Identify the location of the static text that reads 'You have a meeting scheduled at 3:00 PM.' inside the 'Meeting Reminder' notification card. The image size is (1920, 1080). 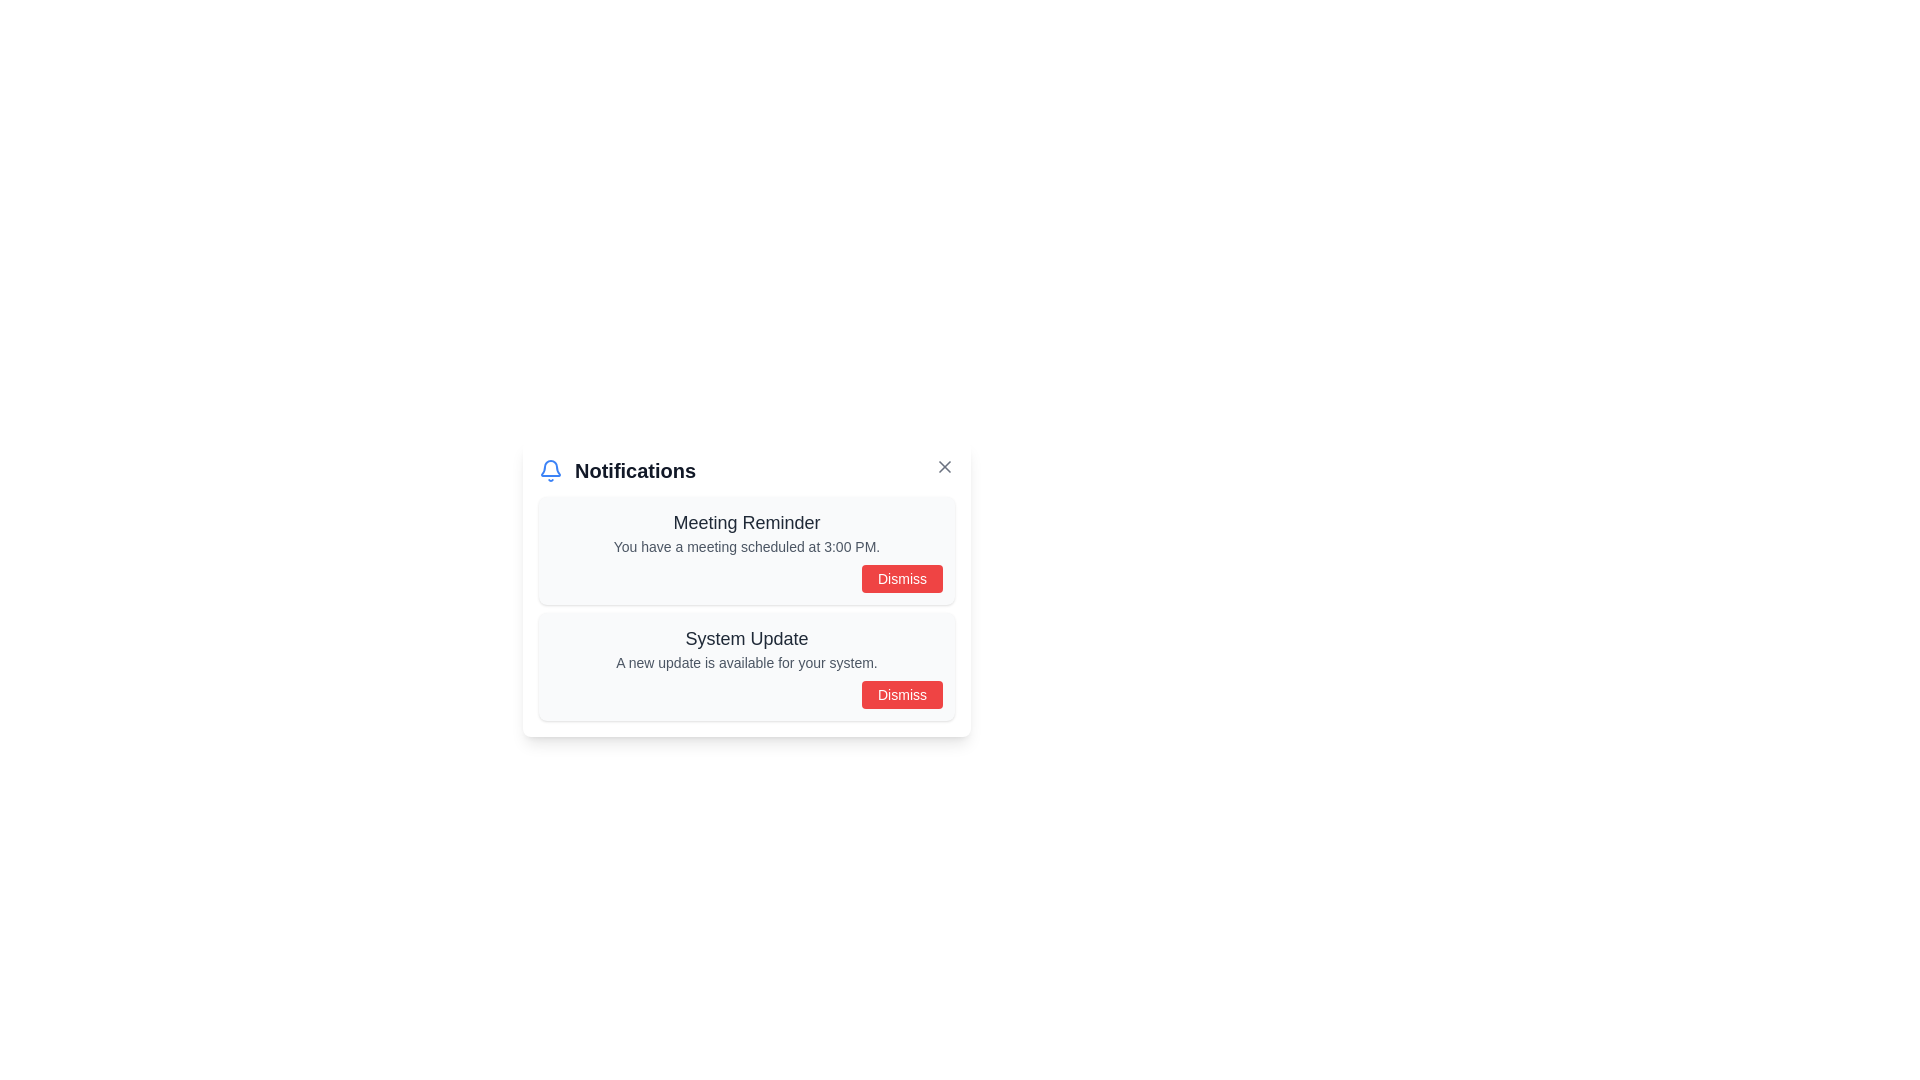
(746, 547).